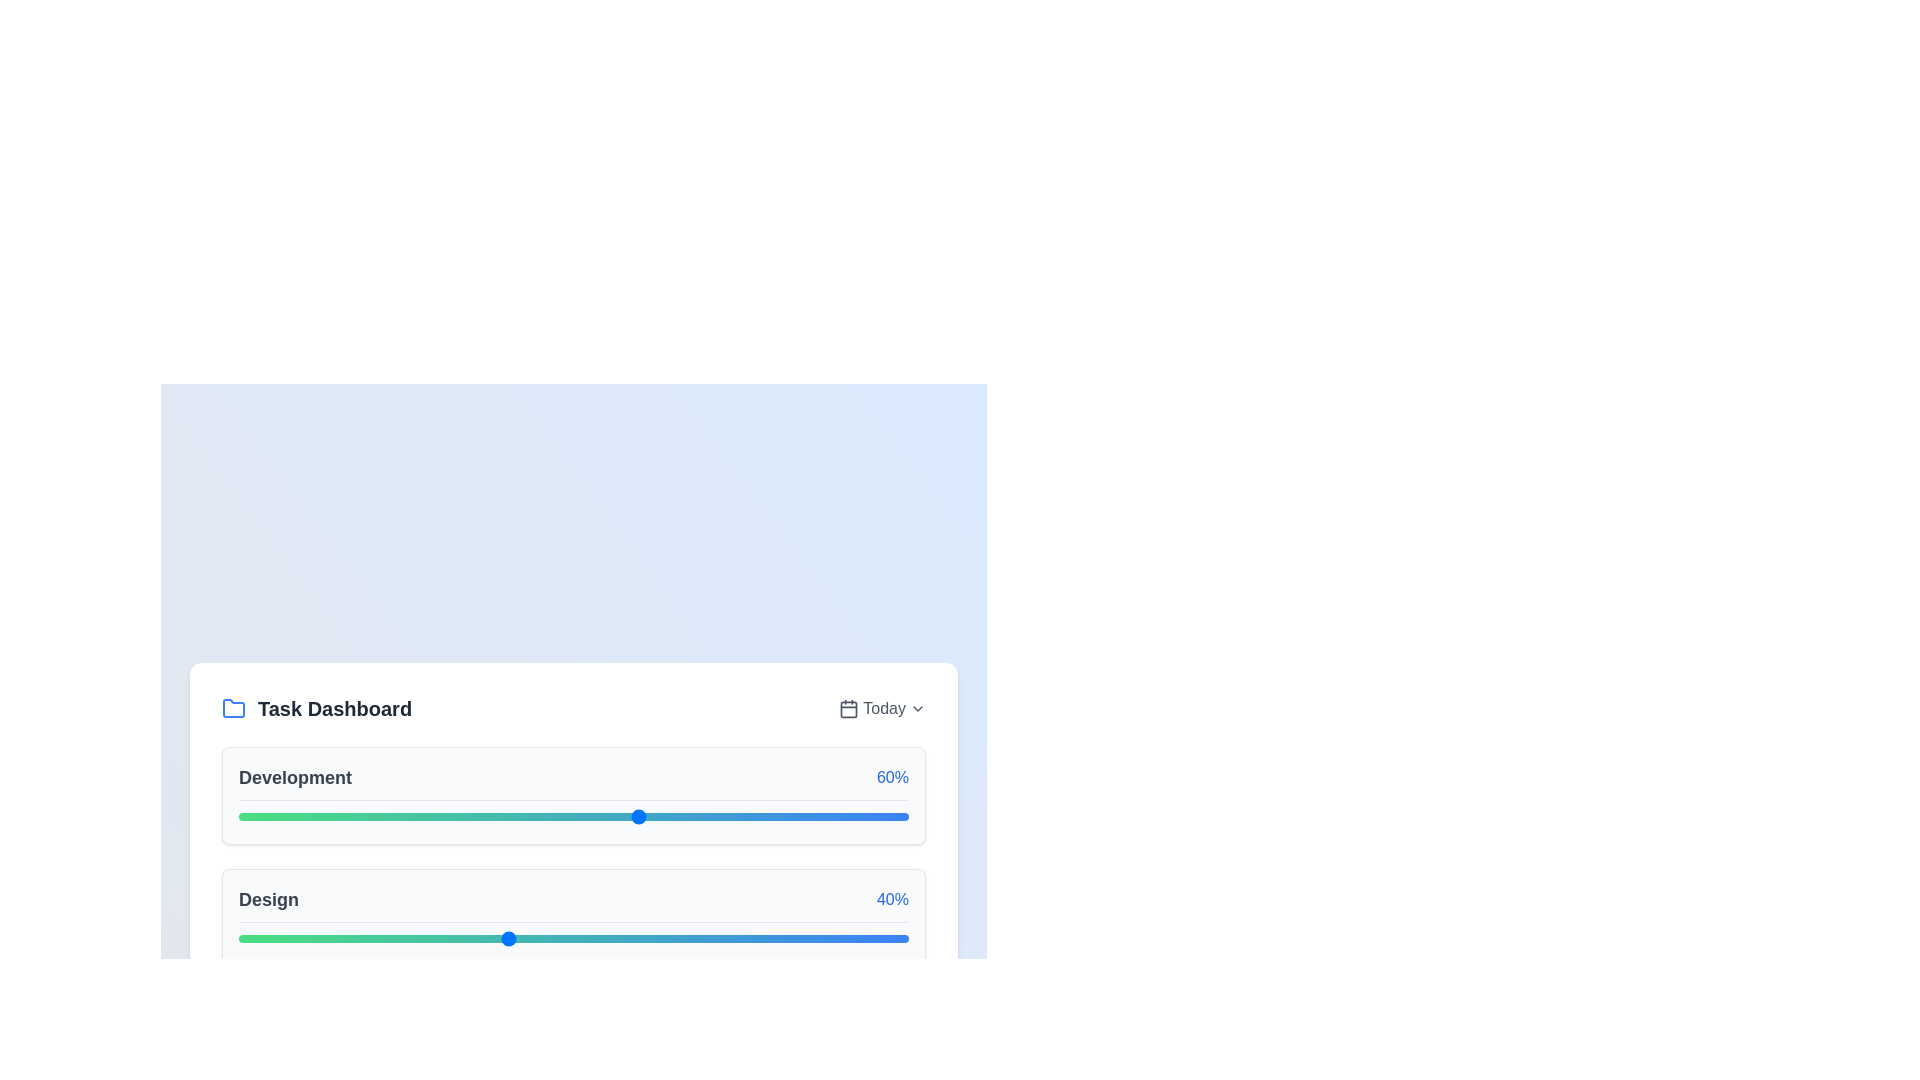 Image resolution: width=1920 pixels, height=1080 pixels. What do you see at coordinates (573, 794) in the screenshot?
I see `the progress bar of the 'Development' progress component, which shows 60% completion and is located in the 'Task Dashboard'` at bounding box center [573, 794].